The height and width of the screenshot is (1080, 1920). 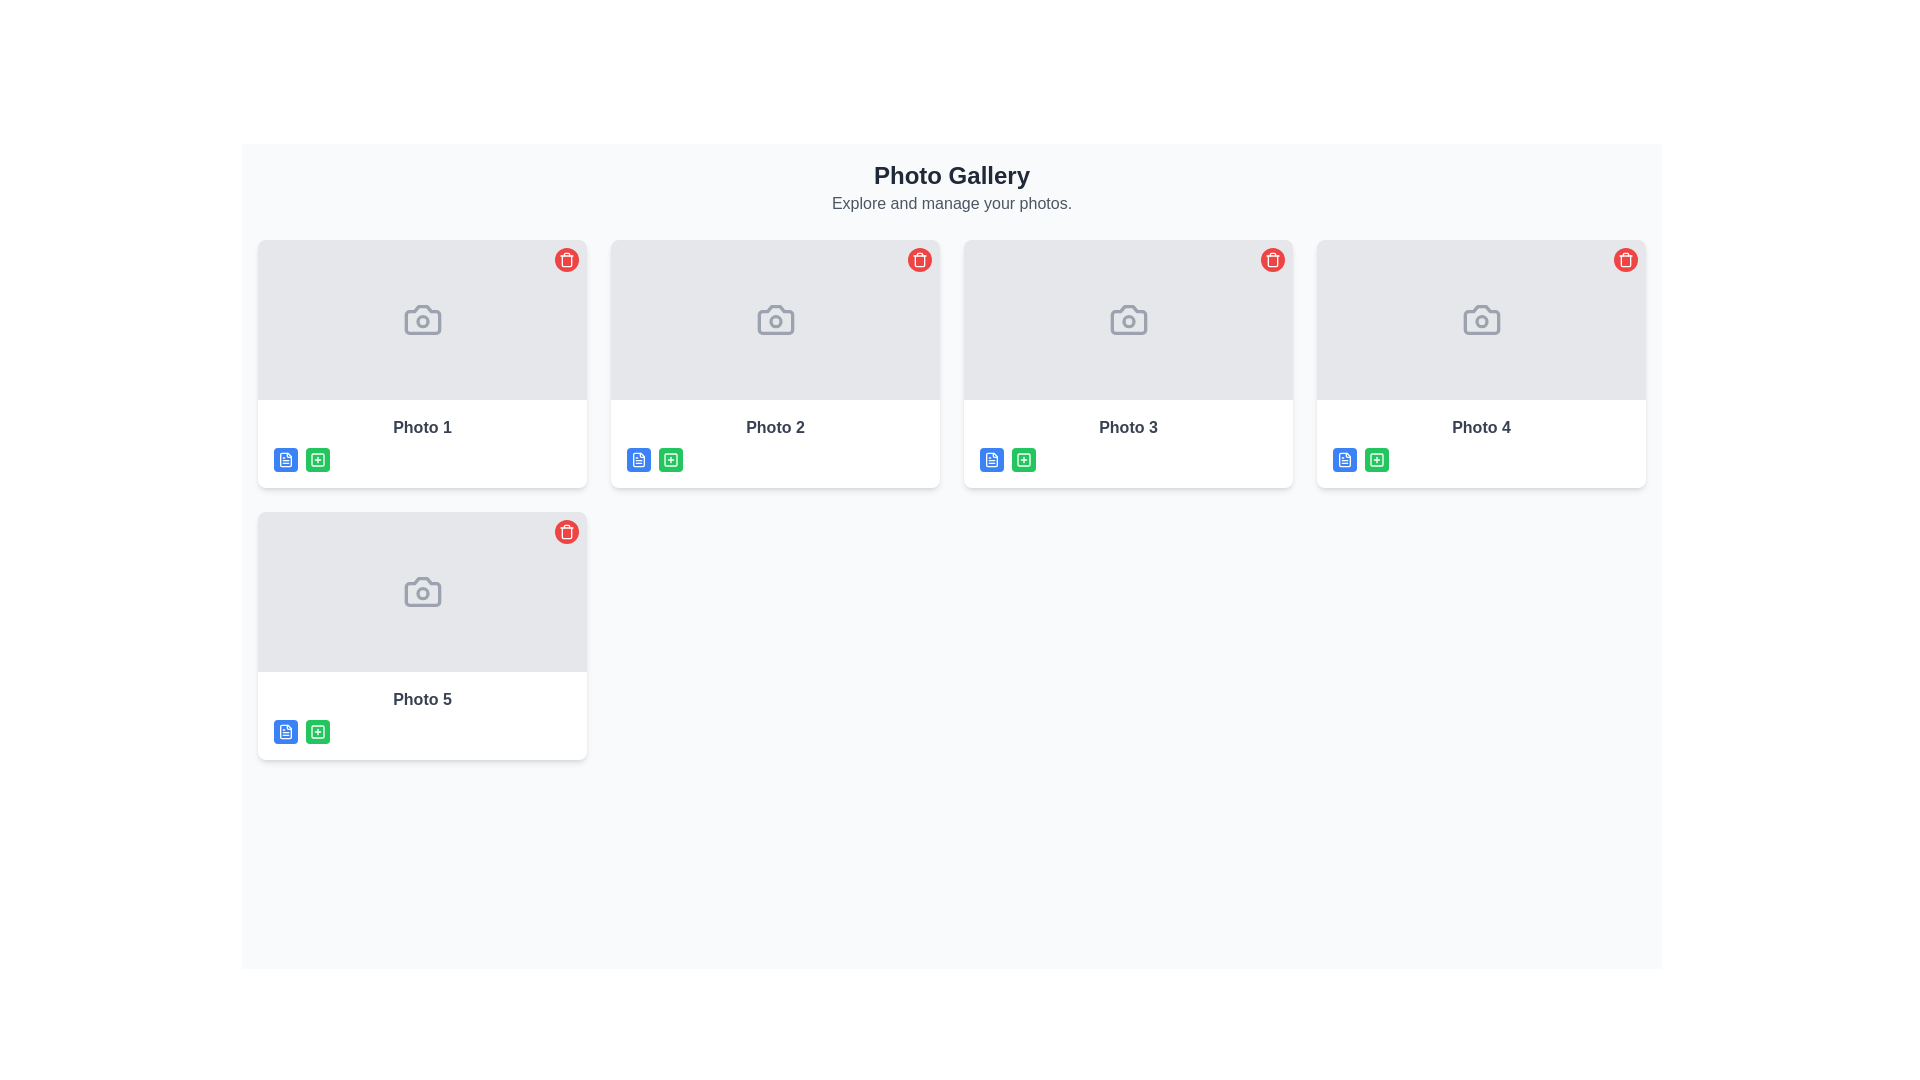 I want to click on the vertical body structure of the trash bin icon located in the top-right corner of the 'Photo 2' card, so click(x=919, y=260).